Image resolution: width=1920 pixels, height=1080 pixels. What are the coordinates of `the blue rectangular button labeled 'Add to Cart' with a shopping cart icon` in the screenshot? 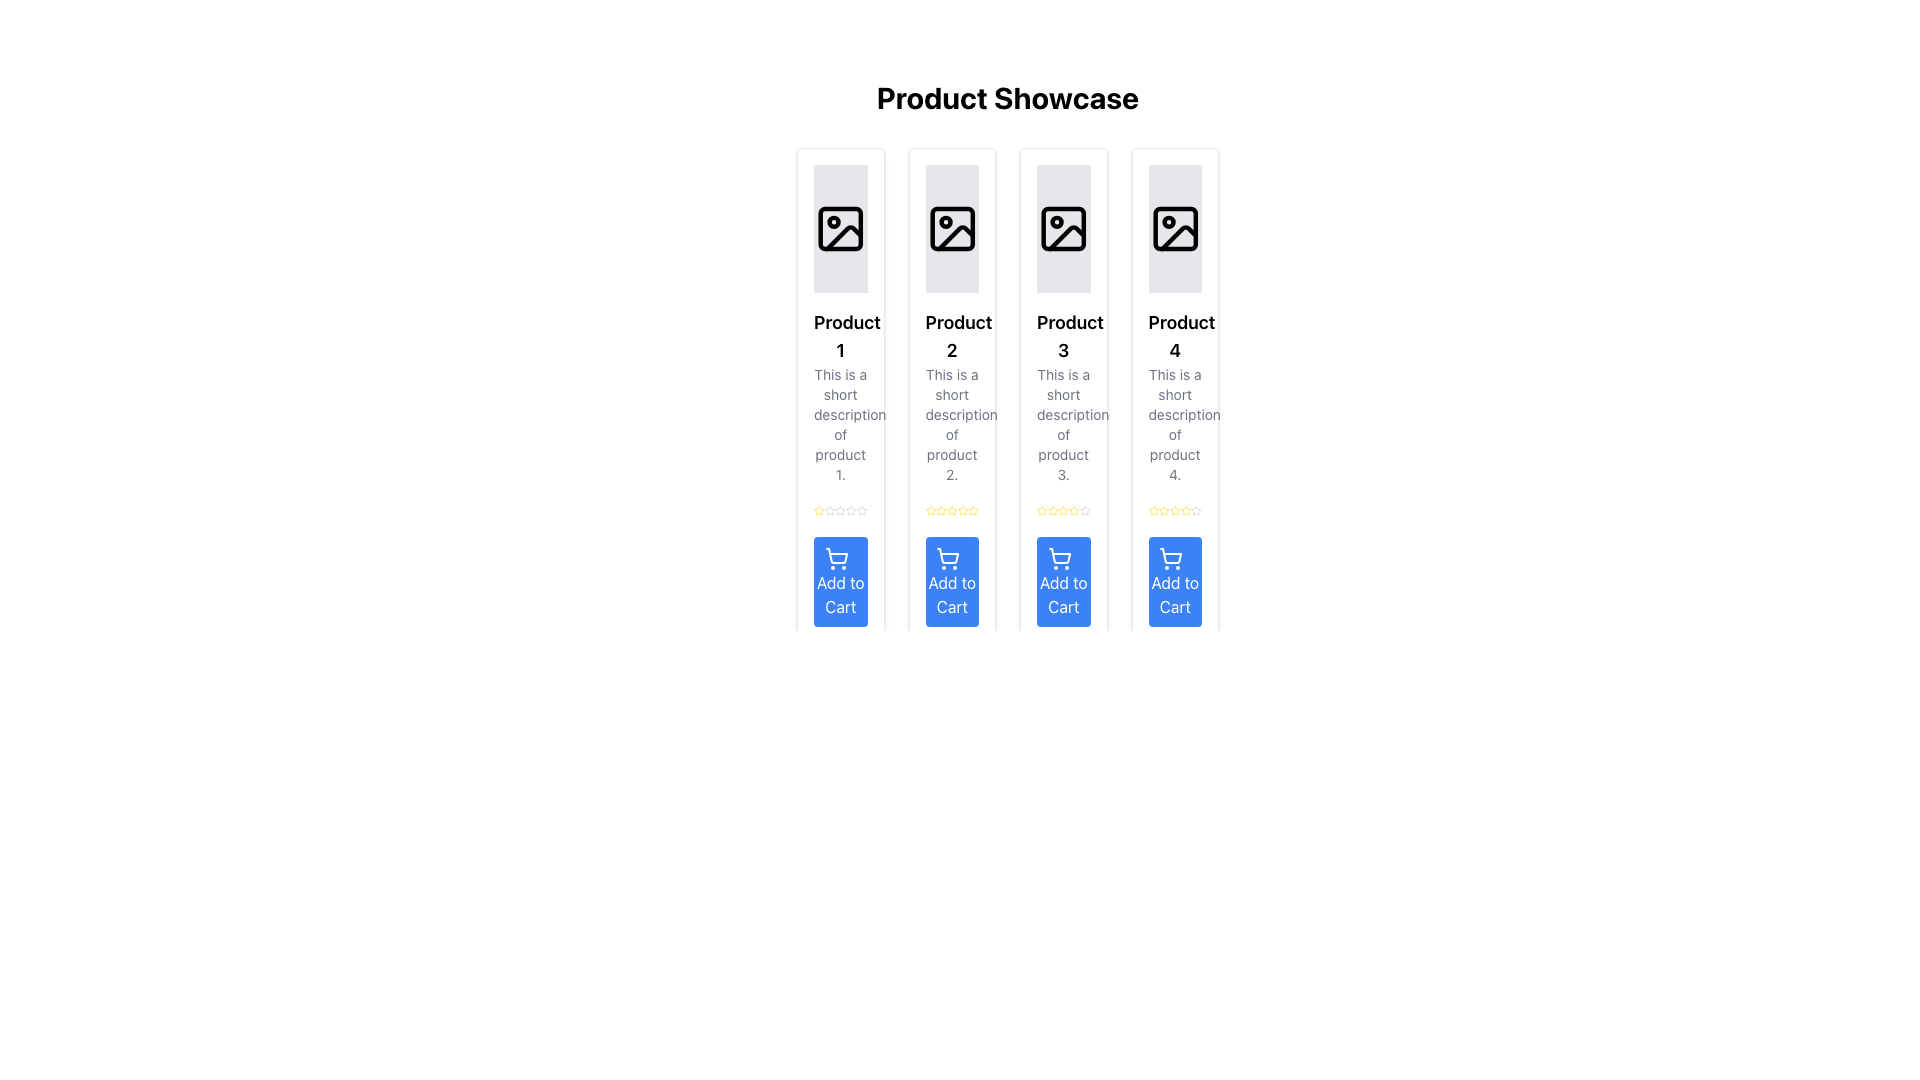 It's located at (951, 581).